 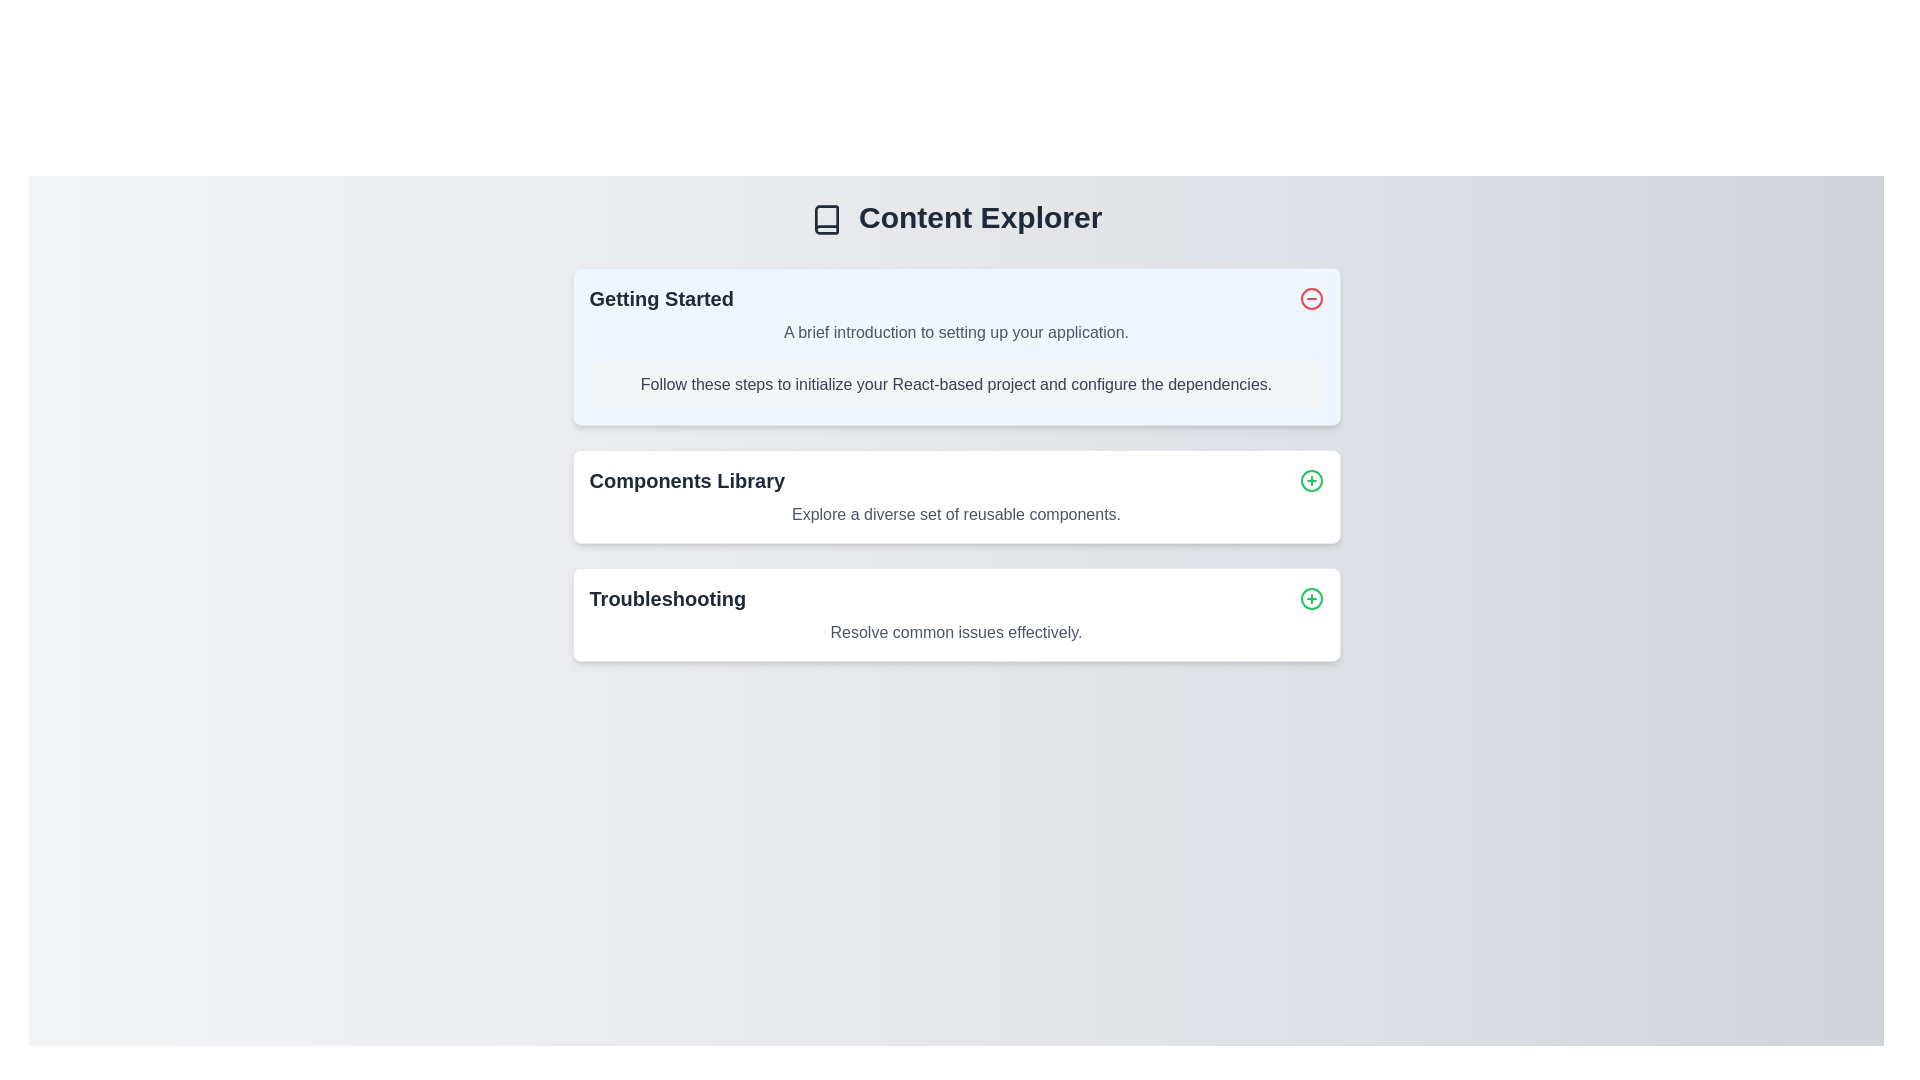 What do you see at coordinates (1311, 299) in the screenshot?
I see `the circular red-bordered button with a minus sign located on the far right of the 'Getting Started' section header` at bounding box center [1311, 299].